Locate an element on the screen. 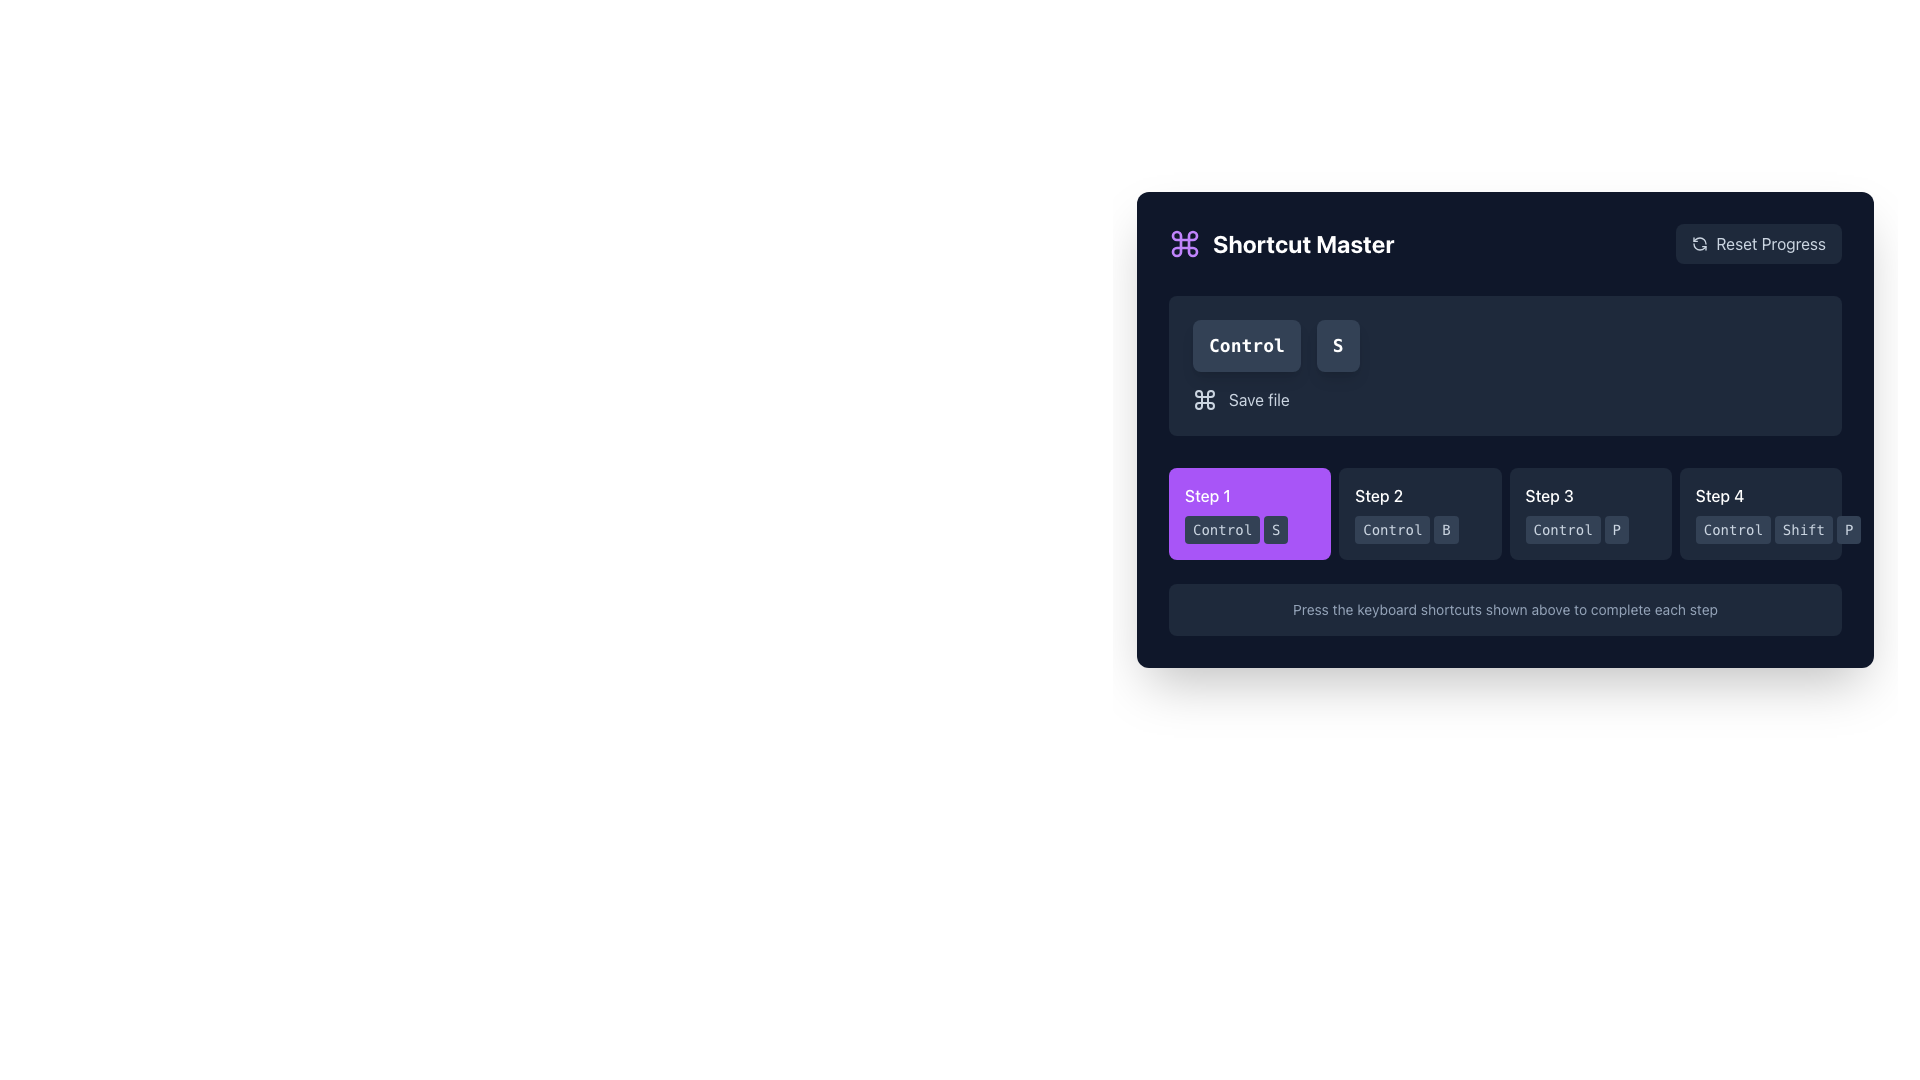 The width and height of the screenshot is (1920, 1080). the 'Save file' text label located within the 'Shortcut Master' UI card, positioned to the right of the control symbol is located at coordinates (1258, 400).